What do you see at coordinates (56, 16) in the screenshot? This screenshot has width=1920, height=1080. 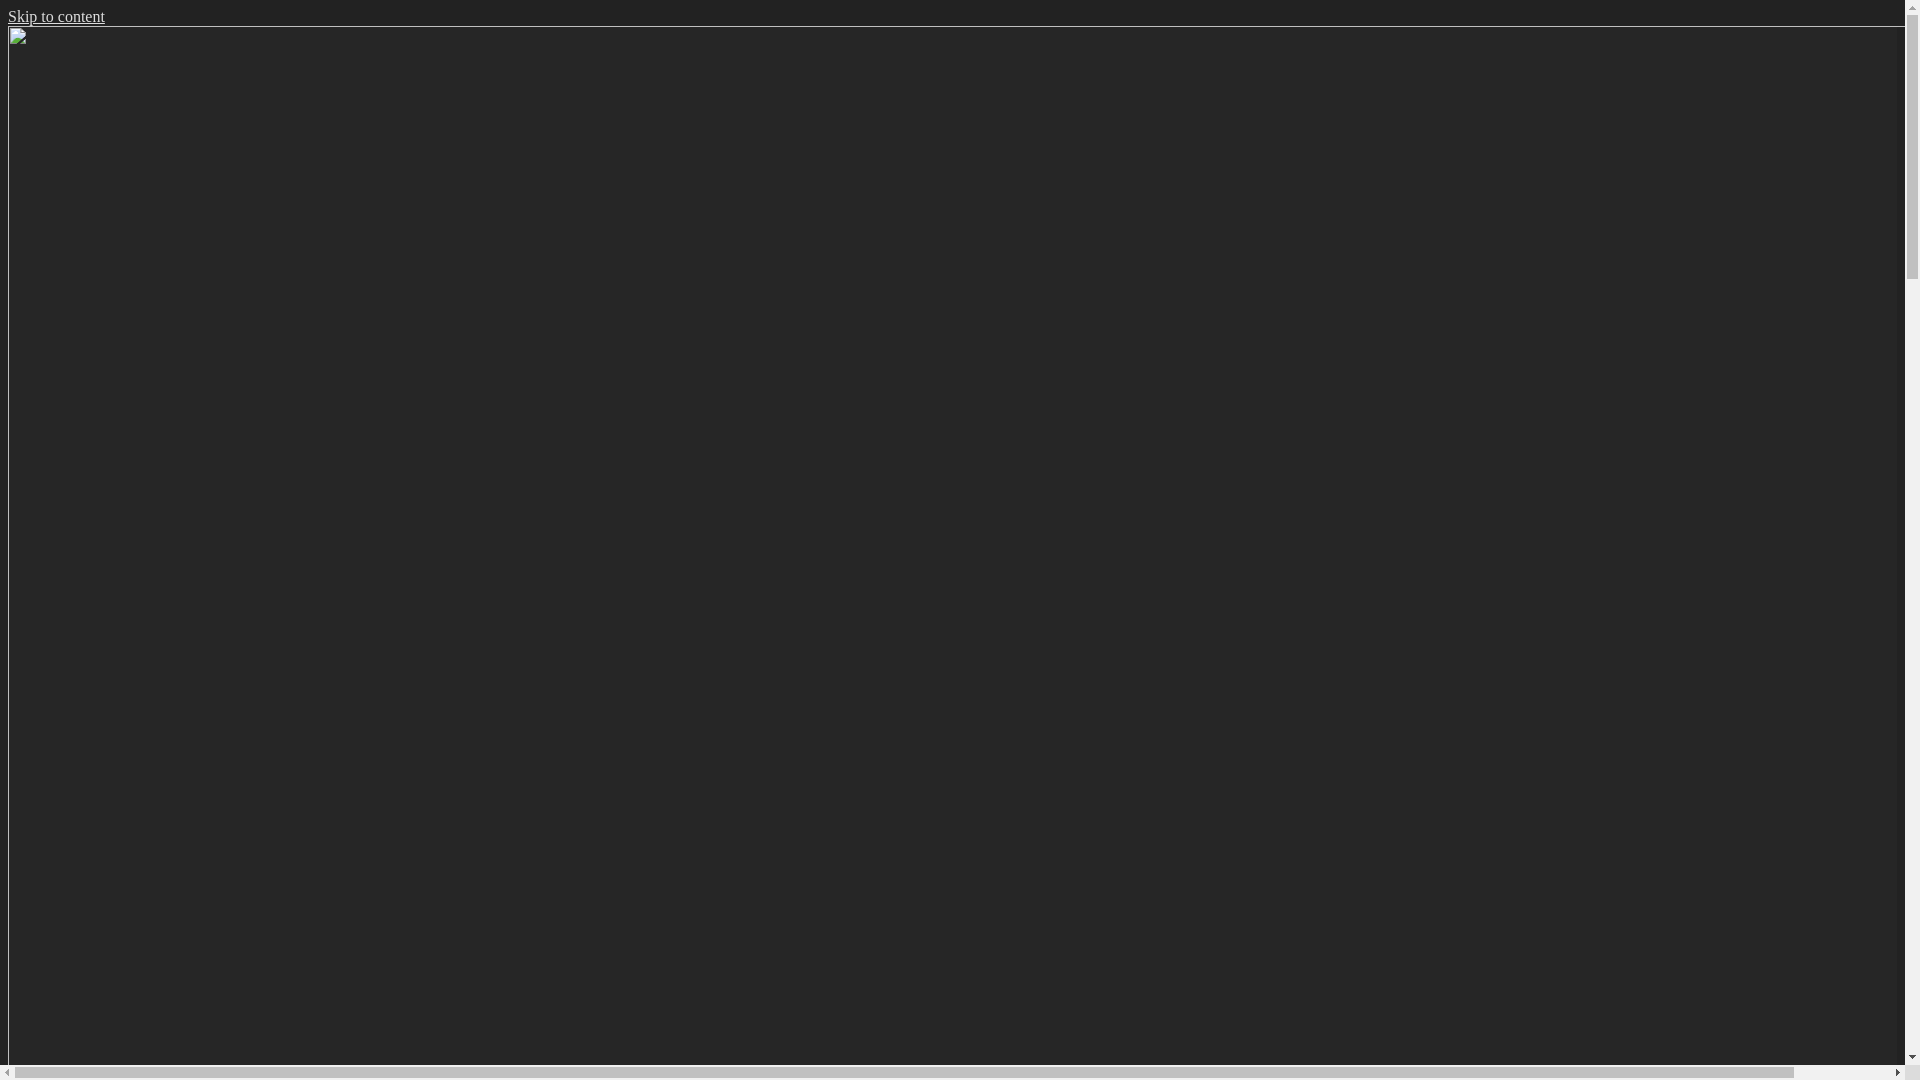 I see `'Skip to content'` at bounding box center [56, 16].